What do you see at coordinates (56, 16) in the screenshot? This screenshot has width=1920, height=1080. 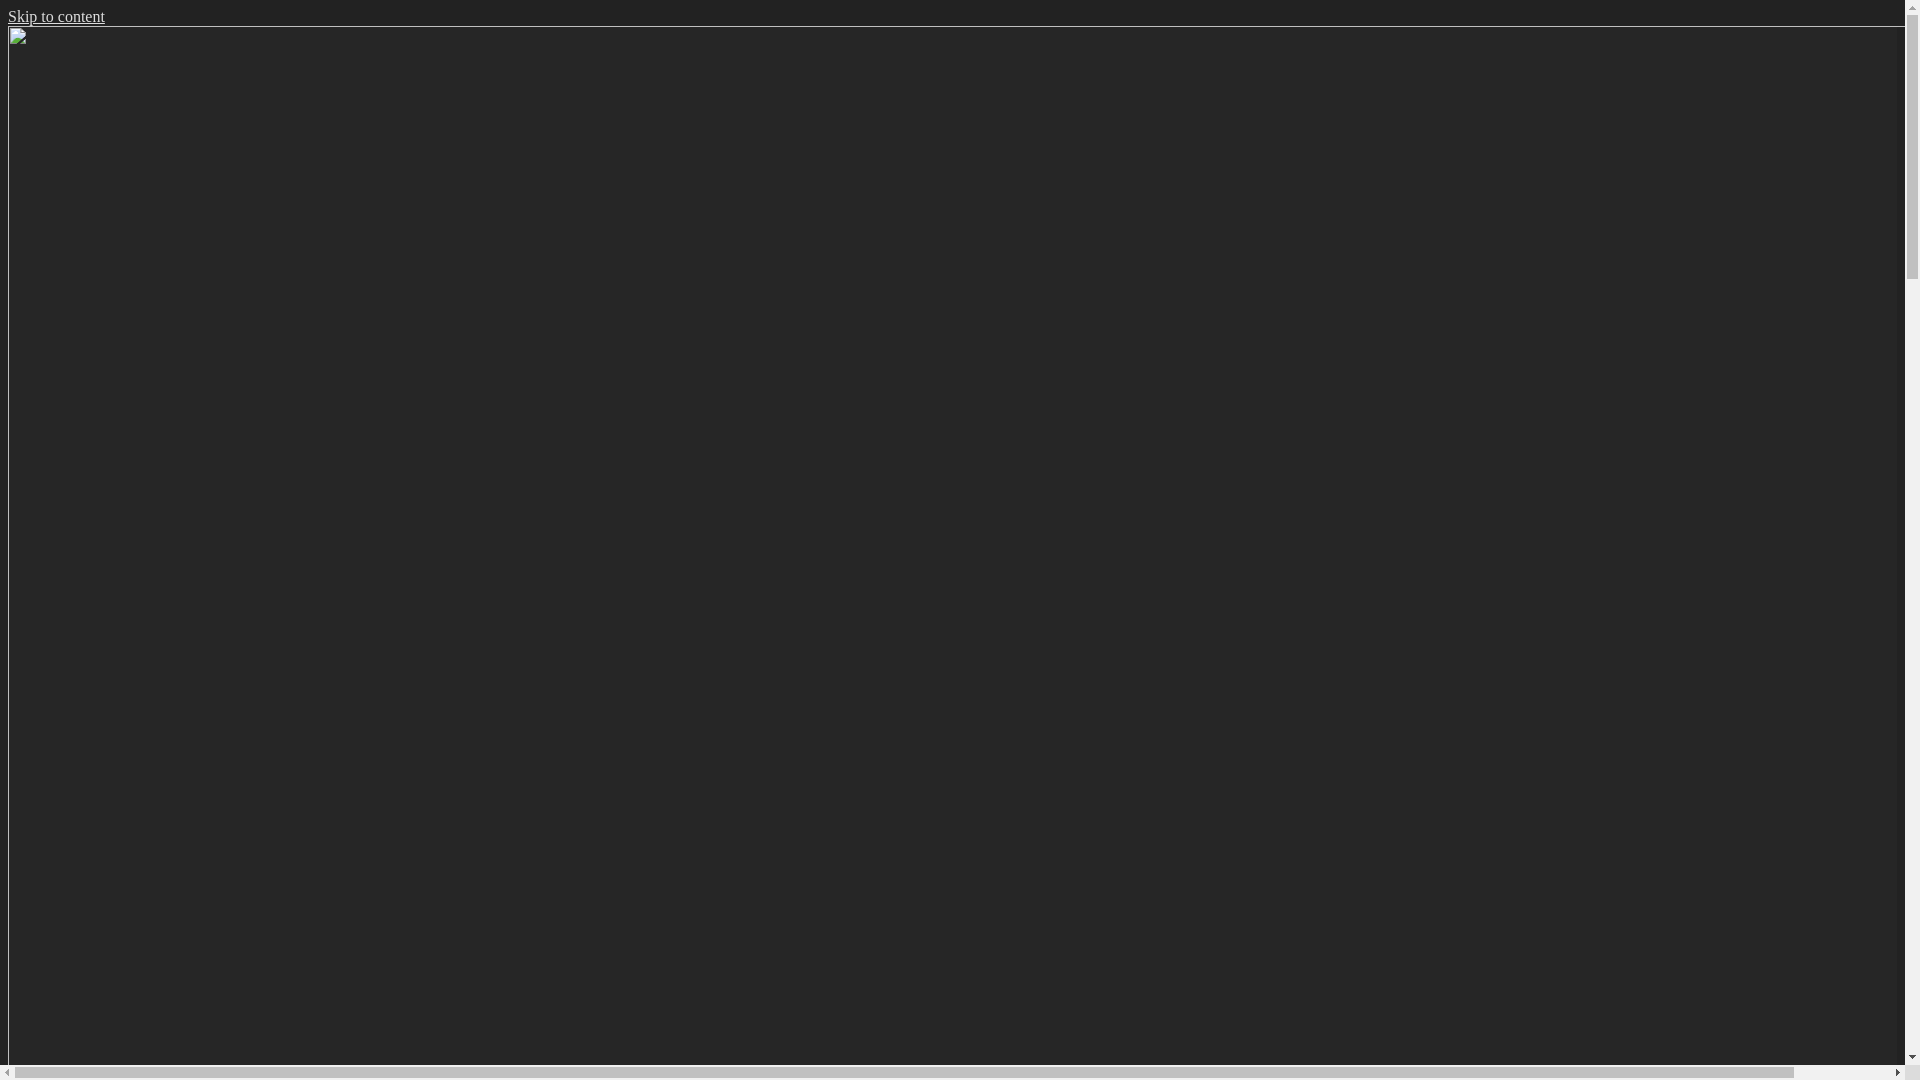 I see `'Skip to content'` at bounding box center [56, 16].